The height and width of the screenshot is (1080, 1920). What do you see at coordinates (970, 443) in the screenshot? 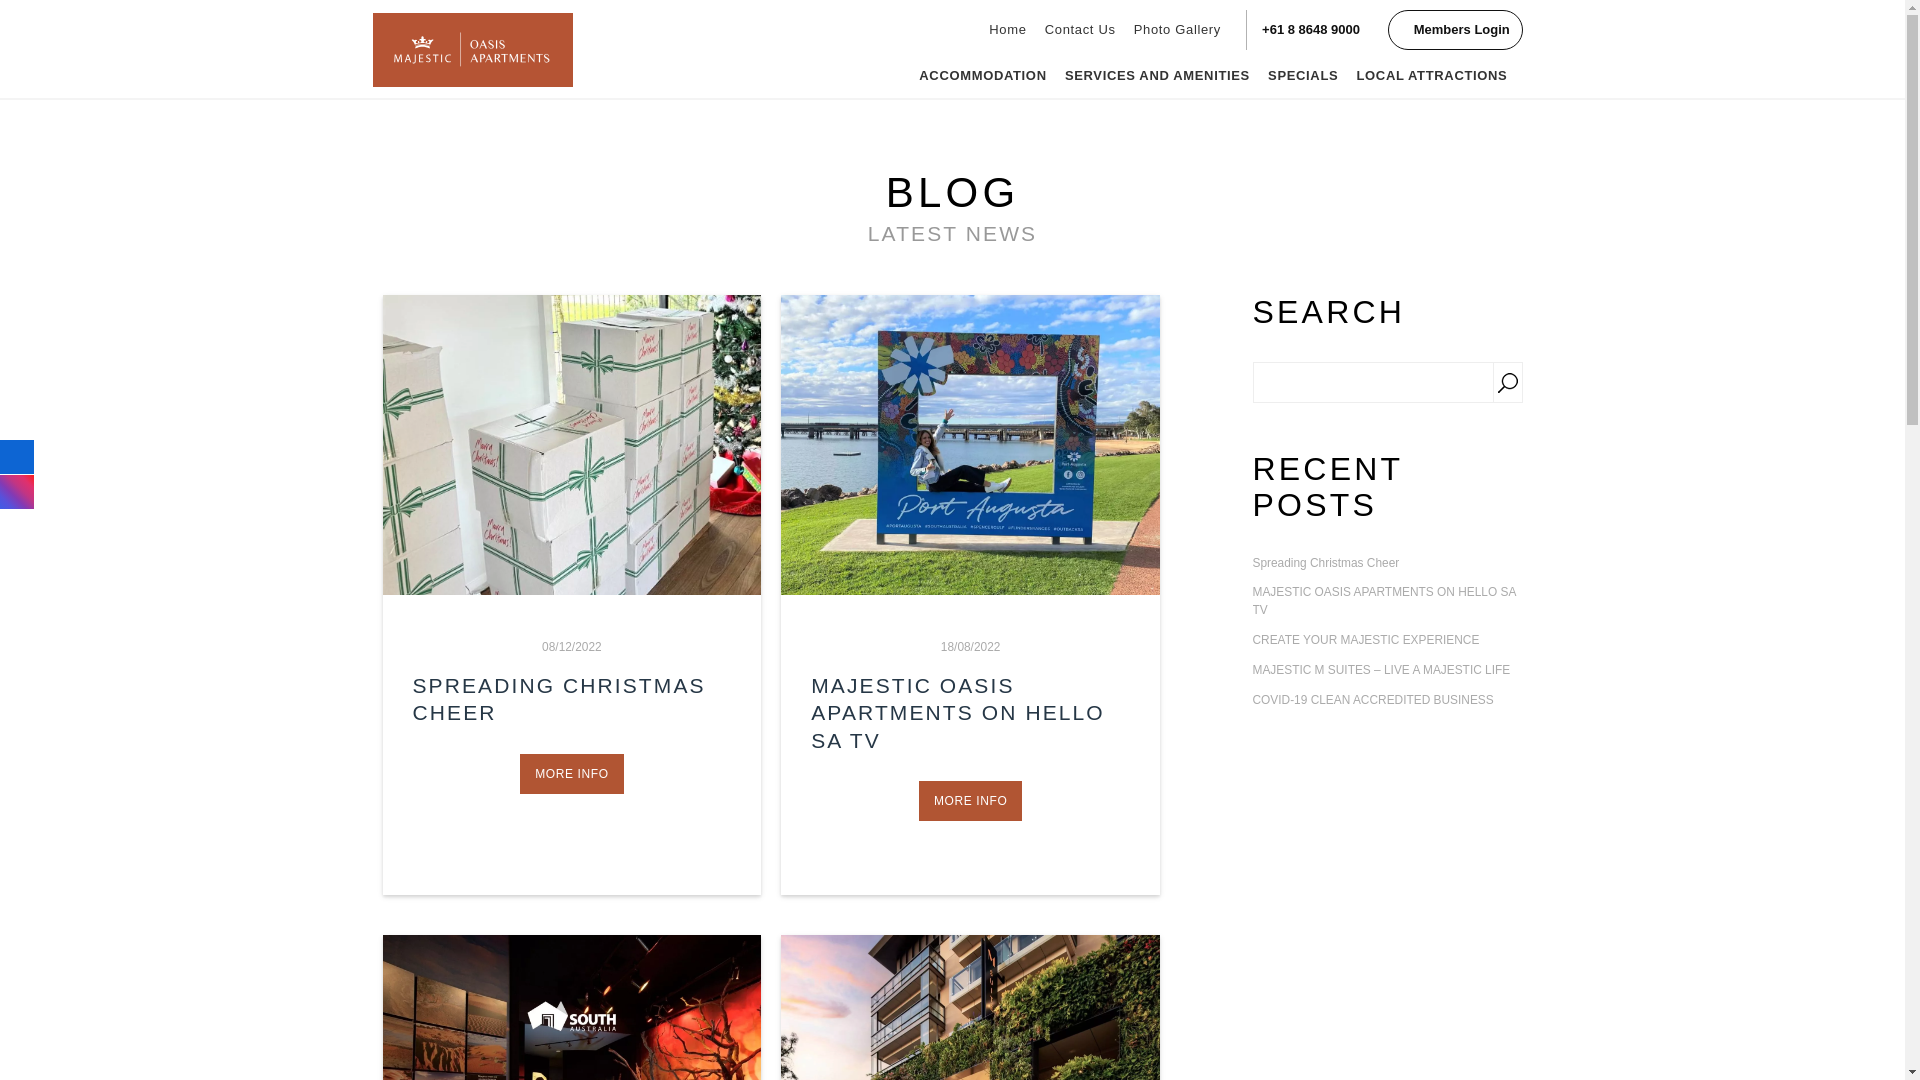
I see `' '` at bounding box center [970, 443].